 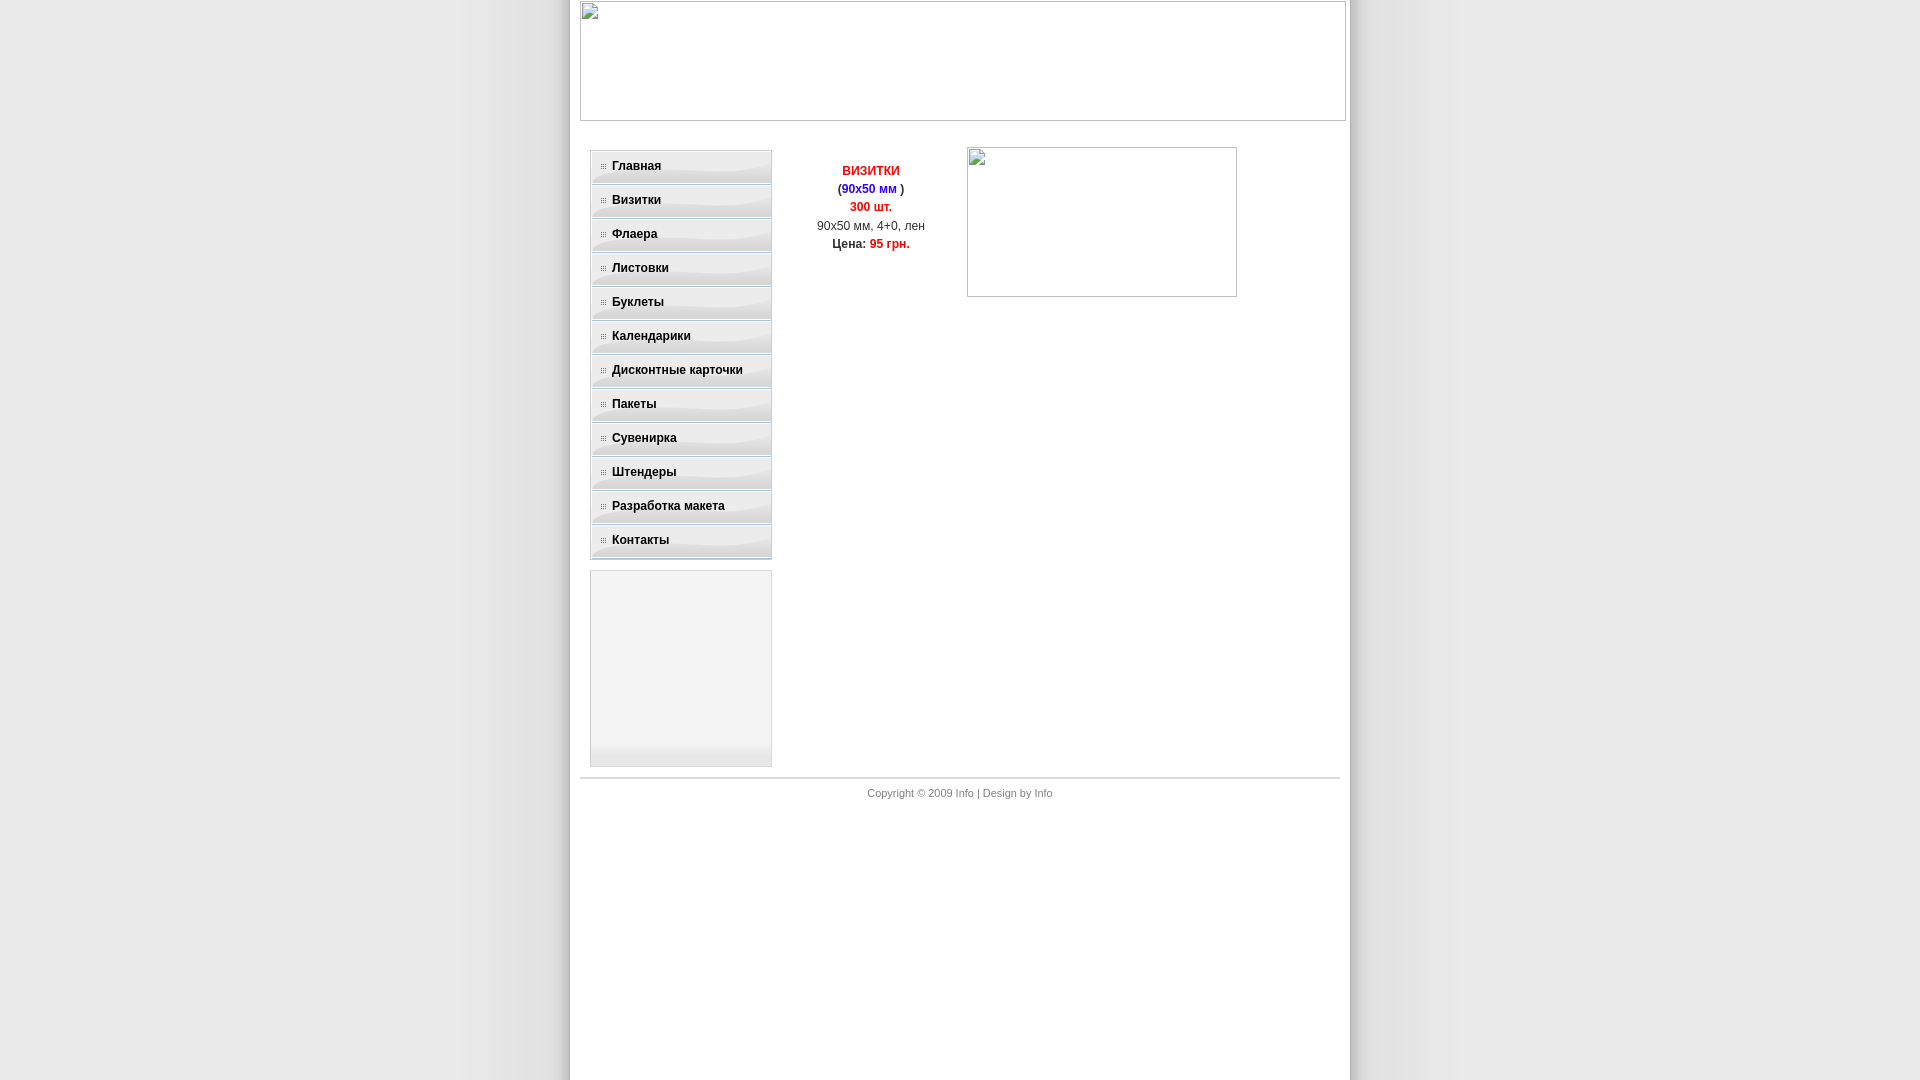 I want to click on 'Info', so click(x=1041, y=792).